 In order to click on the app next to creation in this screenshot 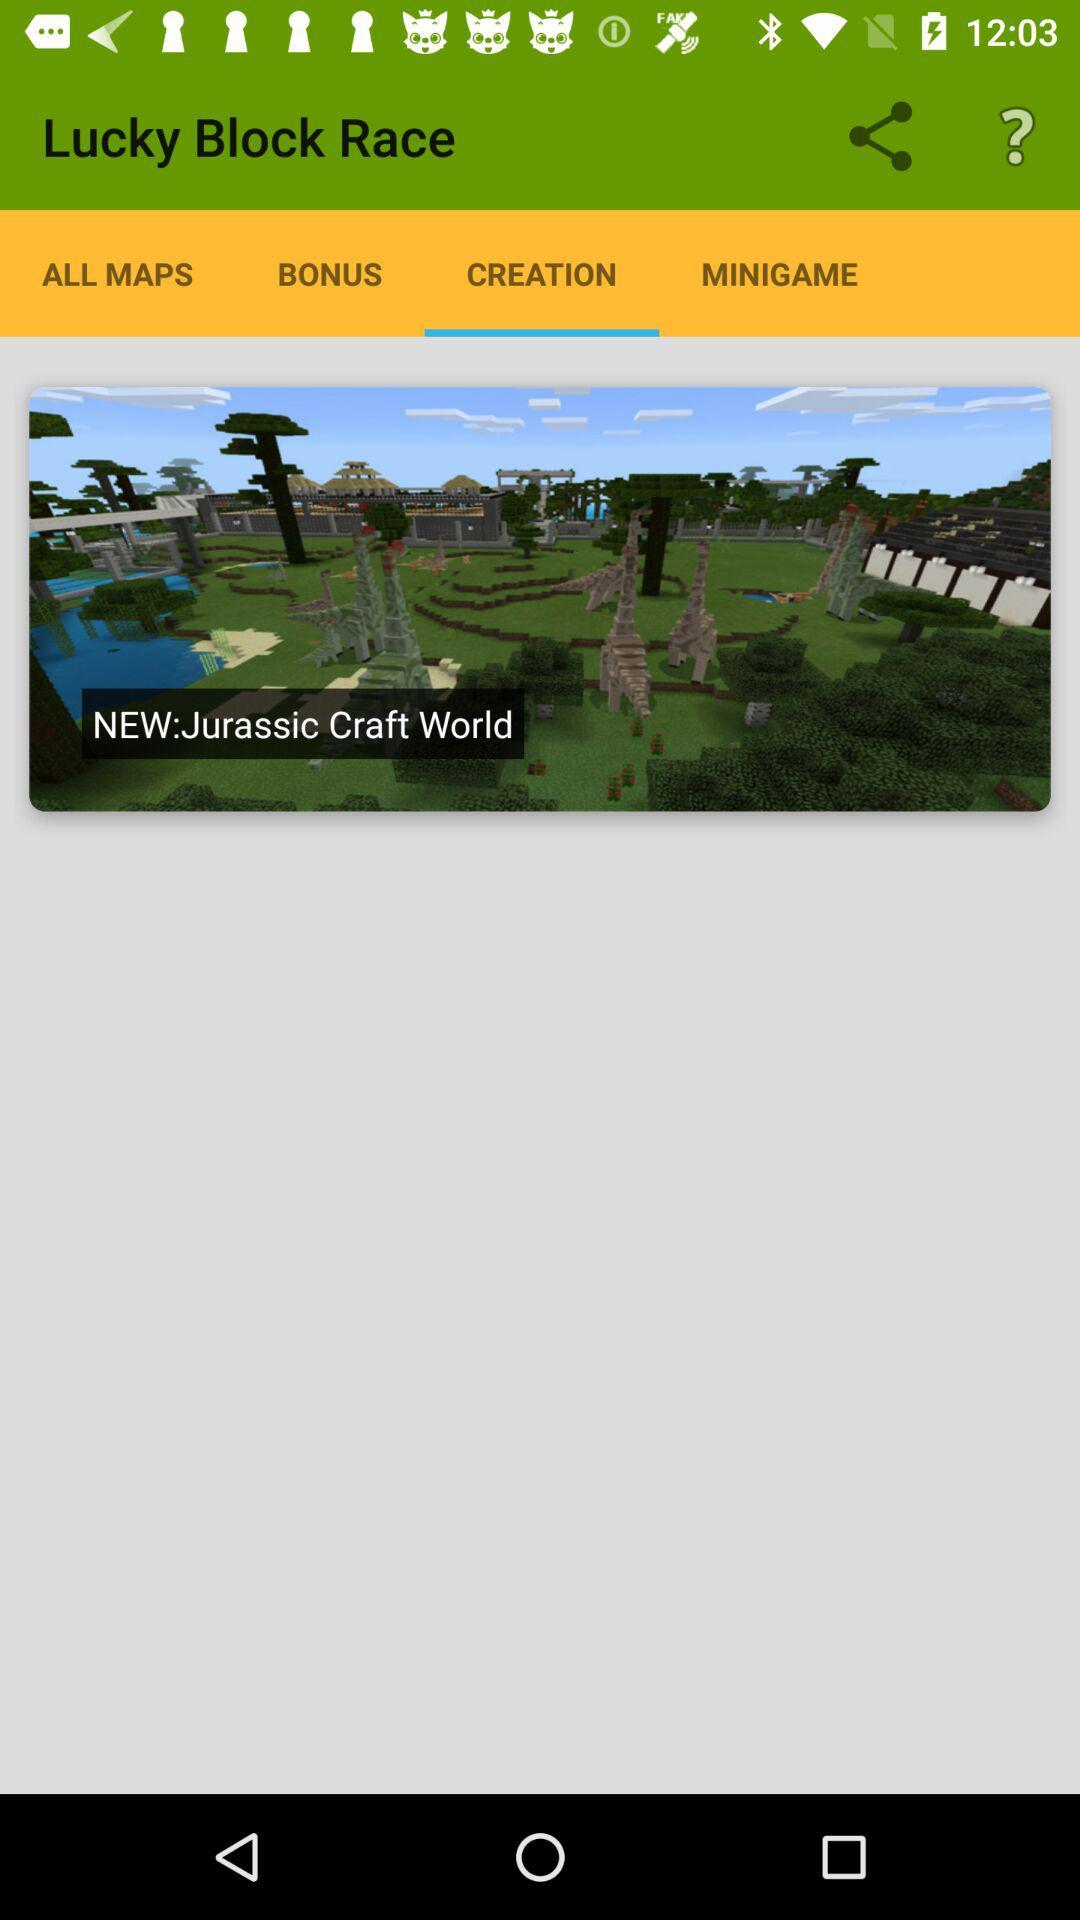, I will do `click(329, 272)`.